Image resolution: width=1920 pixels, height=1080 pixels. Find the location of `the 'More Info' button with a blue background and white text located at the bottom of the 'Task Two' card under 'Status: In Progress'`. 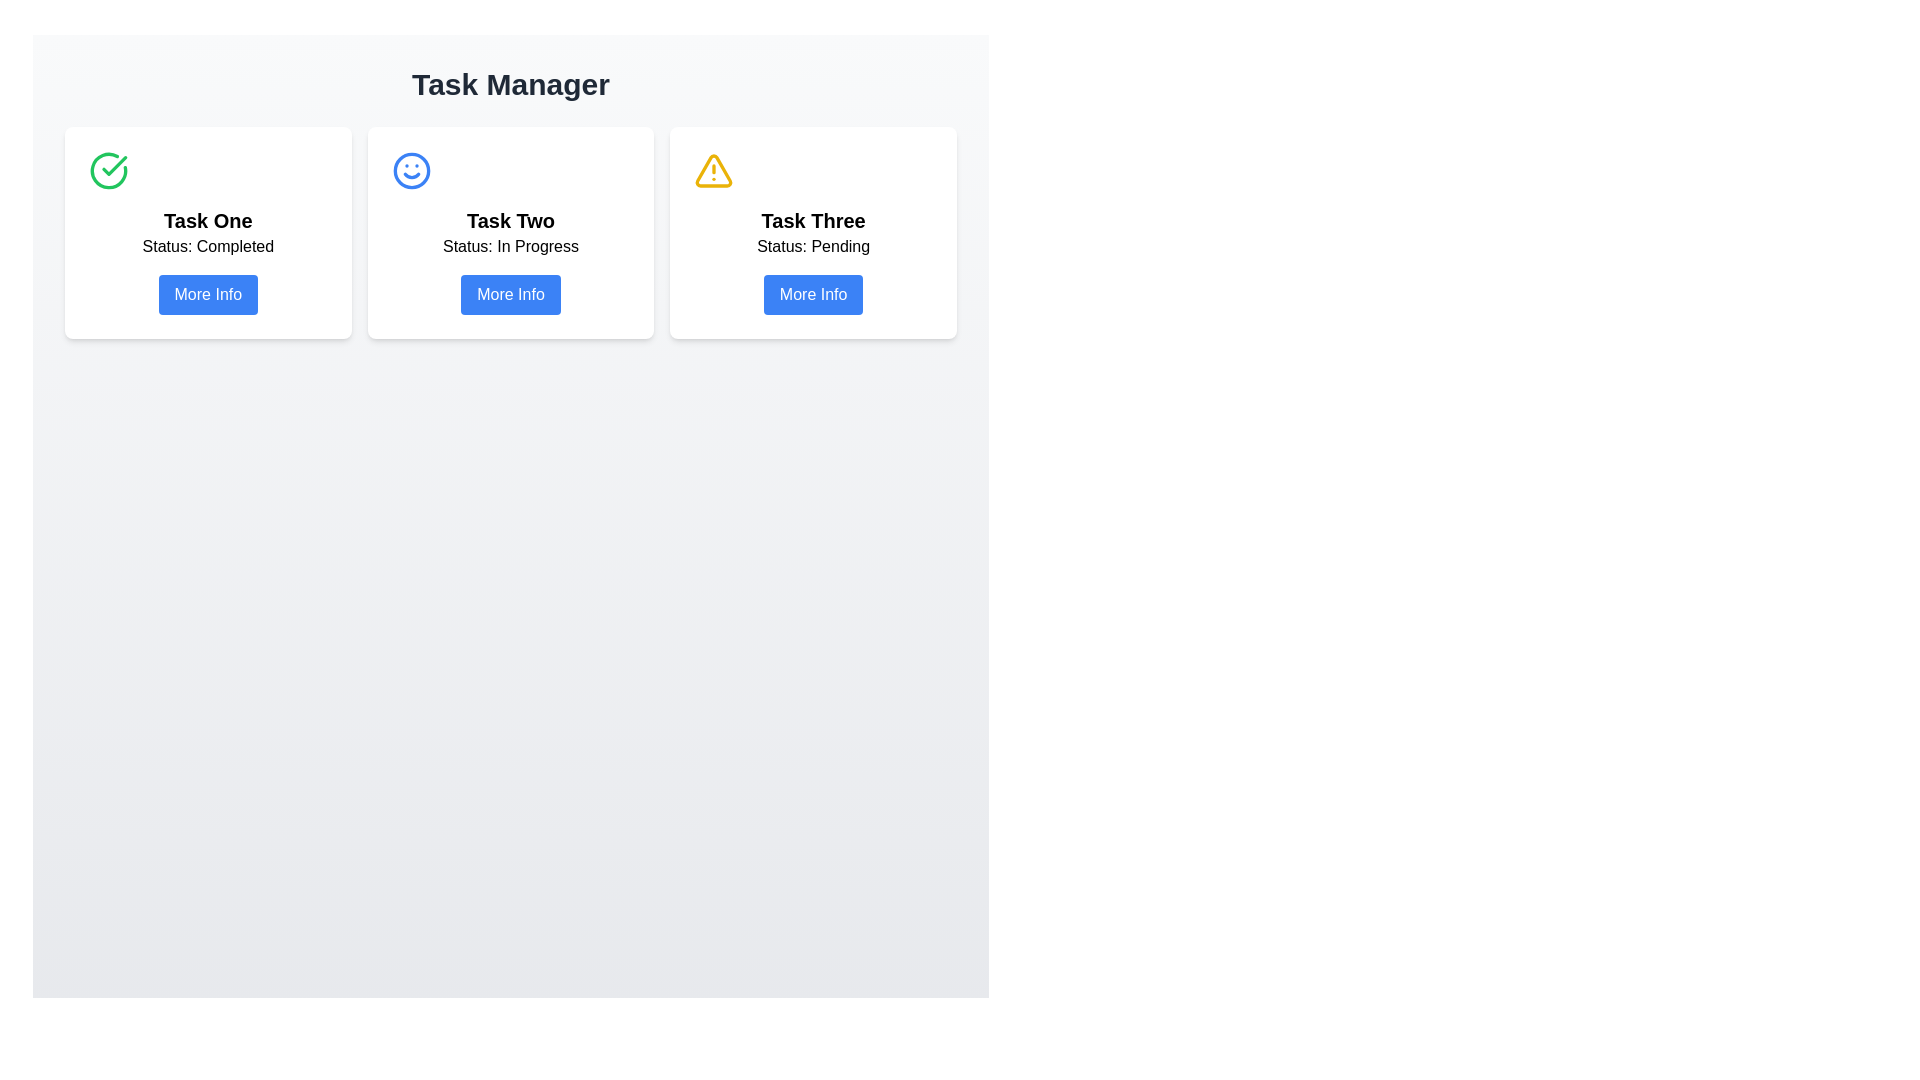

the 'More Info' button with a blue background and white text located at the bottom of the 'Task Two' card under 'Status: In Progress' is located at coordinates (510, 294).